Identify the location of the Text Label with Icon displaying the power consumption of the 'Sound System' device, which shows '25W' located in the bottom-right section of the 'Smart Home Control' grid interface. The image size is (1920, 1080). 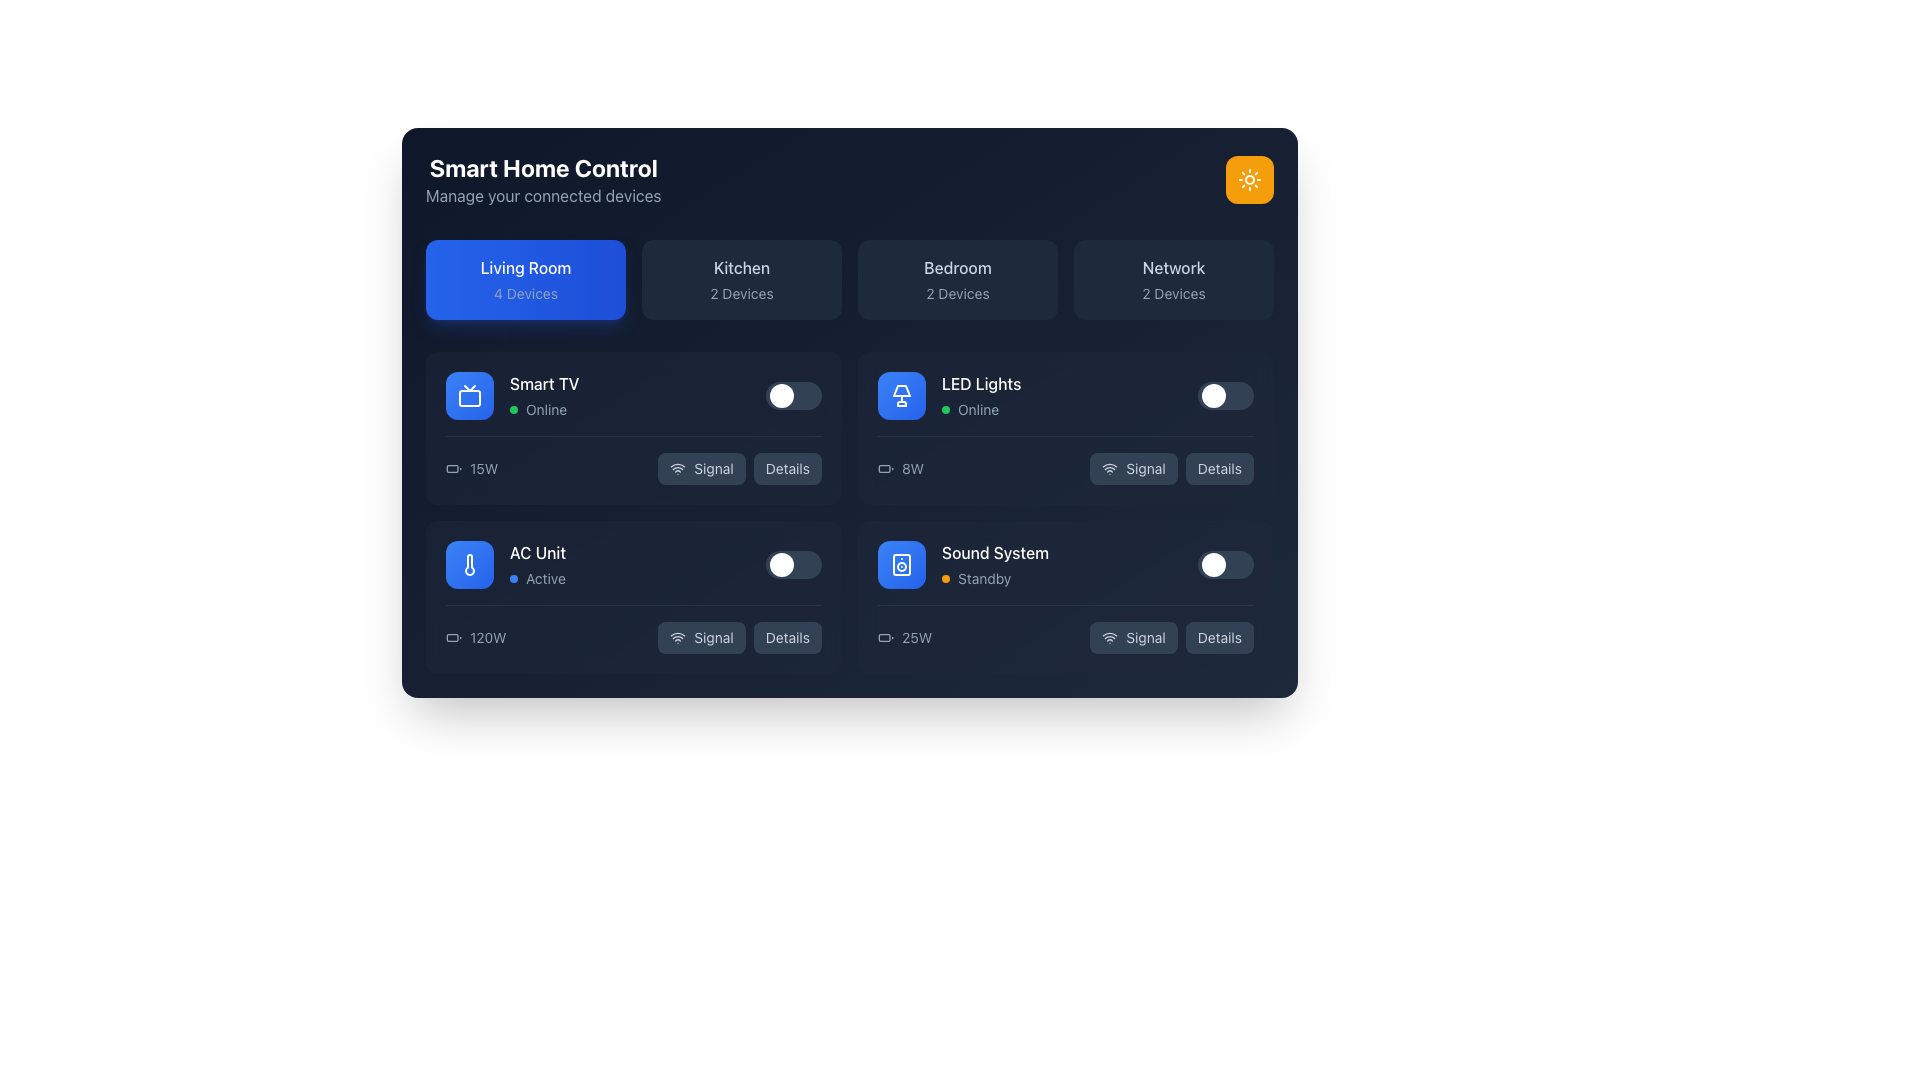
(904, 637).